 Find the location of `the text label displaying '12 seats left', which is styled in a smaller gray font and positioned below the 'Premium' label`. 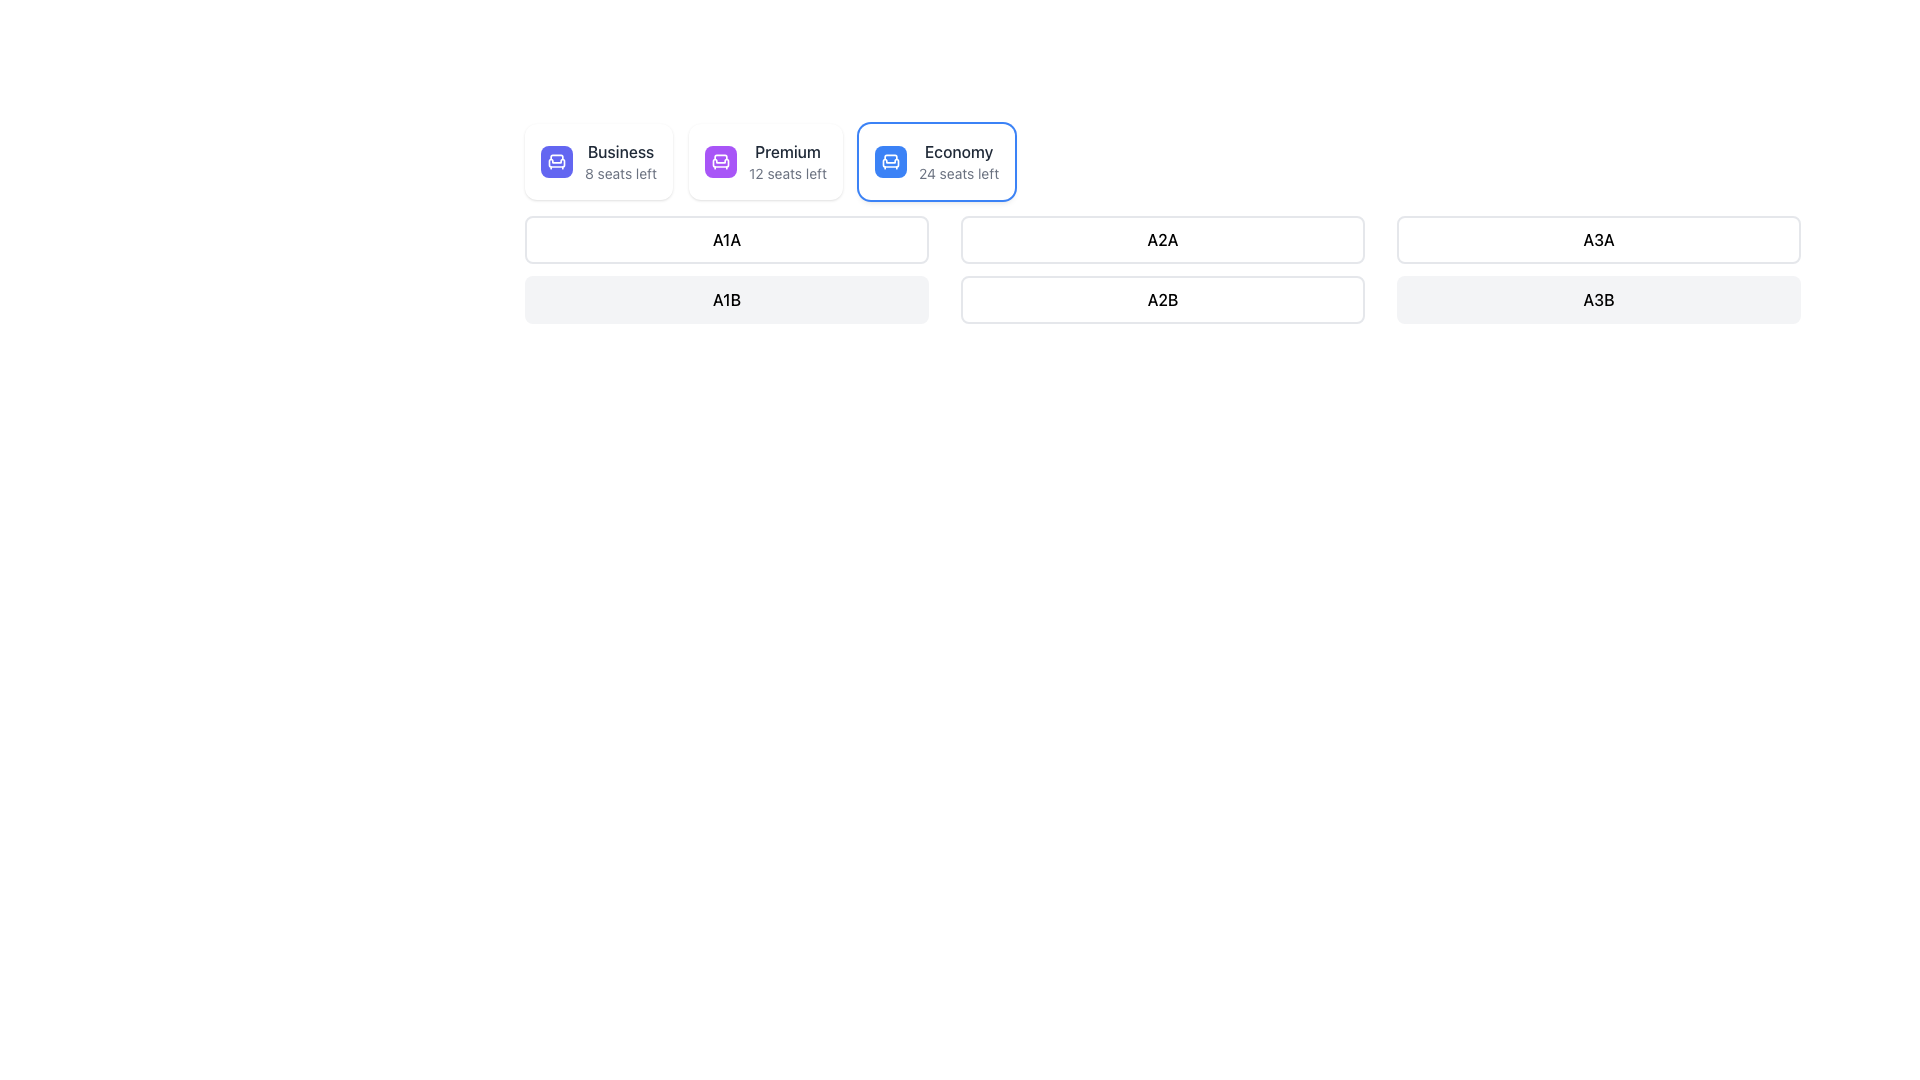

the text label displaying '12 seats left', which is styled in a smaller gray font and positioned below the 'Premium' label is located at coordinates (786, 172).